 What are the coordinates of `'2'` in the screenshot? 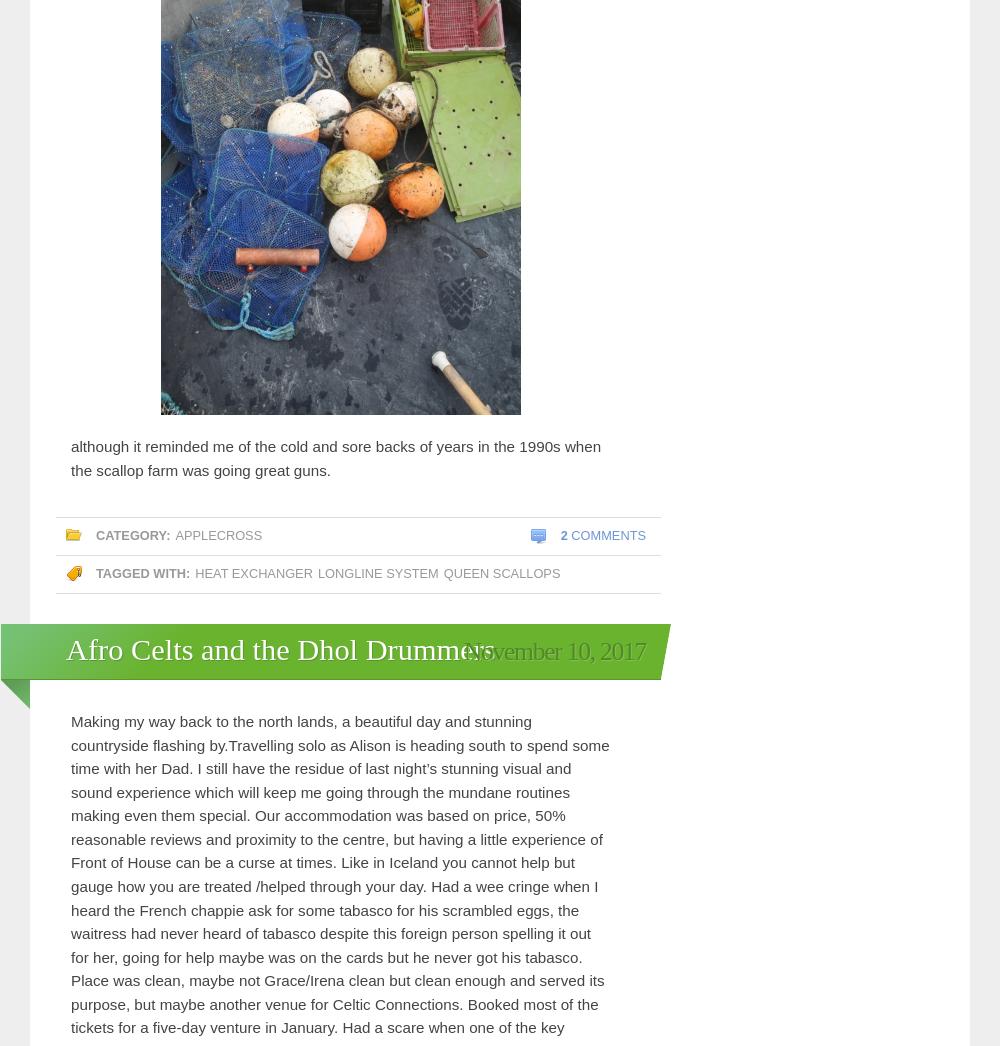 It's located at (562, 534).